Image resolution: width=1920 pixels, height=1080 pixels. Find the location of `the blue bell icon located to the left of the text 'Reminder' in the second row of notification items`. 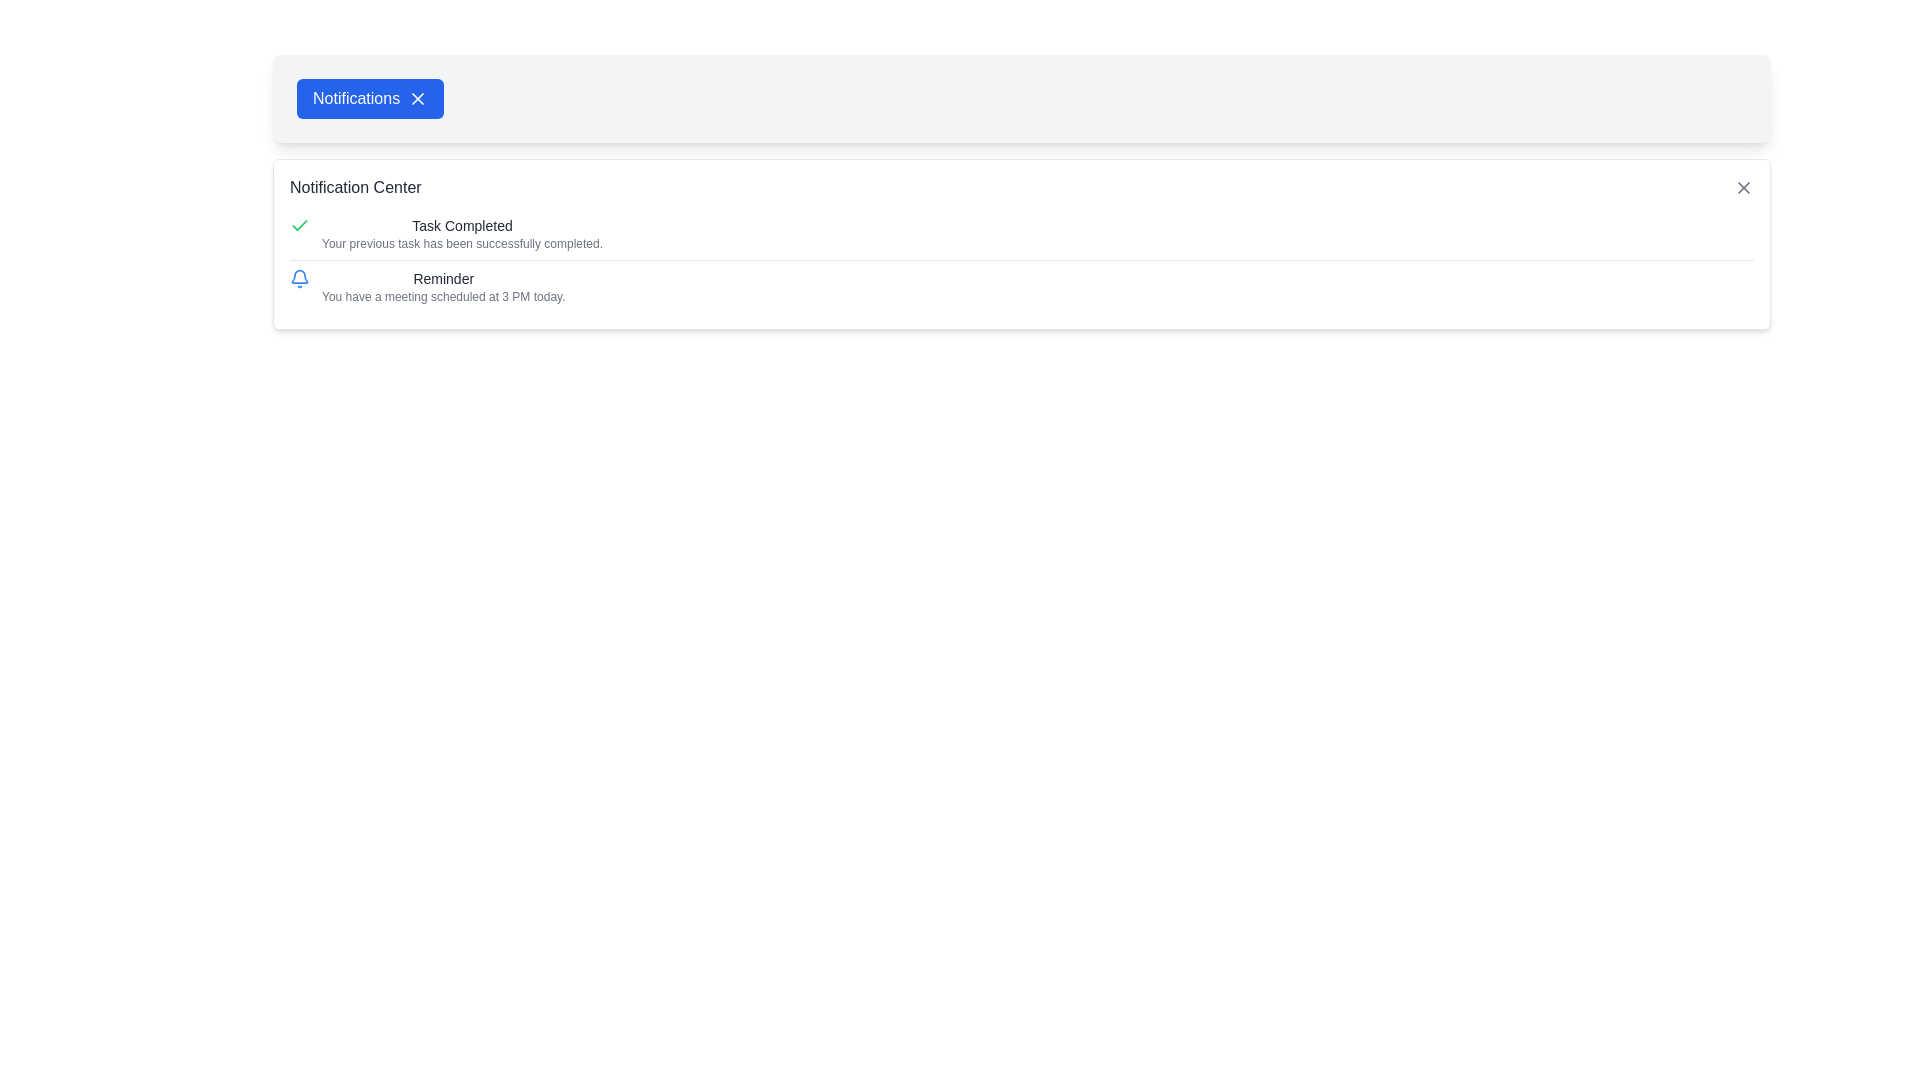

the blue bell icon located to the left of the text 'Reminder' in the second row of notification items is located at coordinates (298, 278).